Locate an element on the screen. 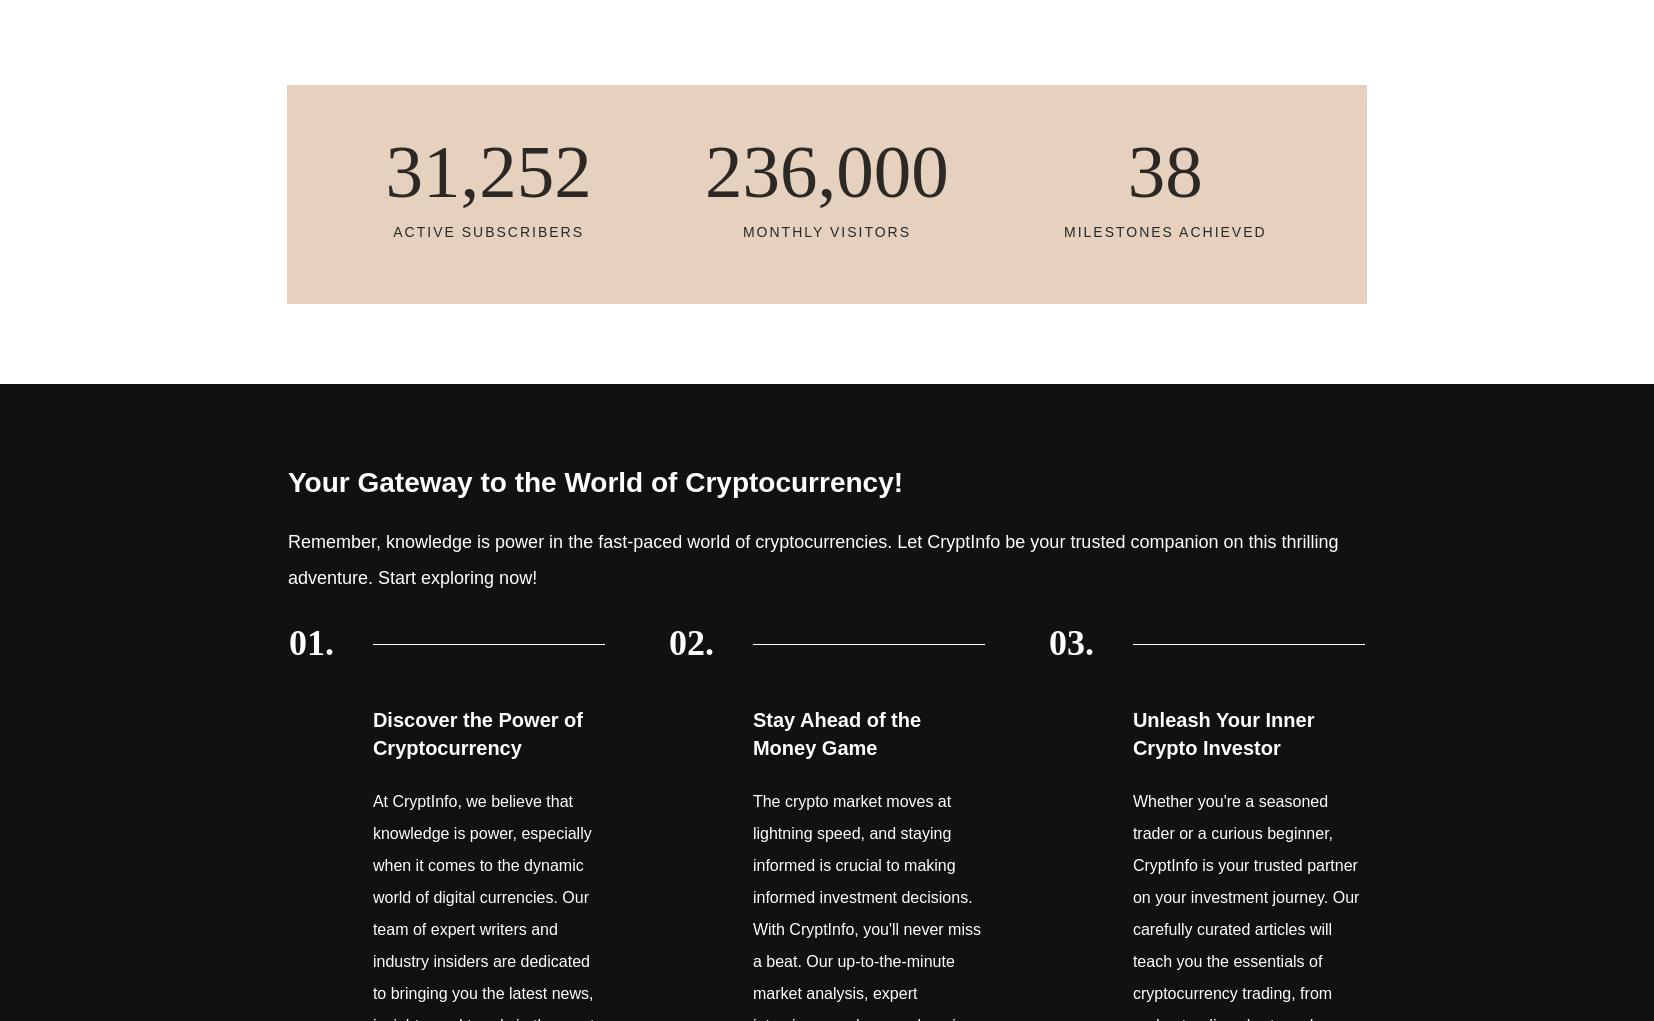 This screenshot has height=1021, width=1654. 'Your Gateway to the World of Cryptocurrency!' is located at coordinates (286, 481).